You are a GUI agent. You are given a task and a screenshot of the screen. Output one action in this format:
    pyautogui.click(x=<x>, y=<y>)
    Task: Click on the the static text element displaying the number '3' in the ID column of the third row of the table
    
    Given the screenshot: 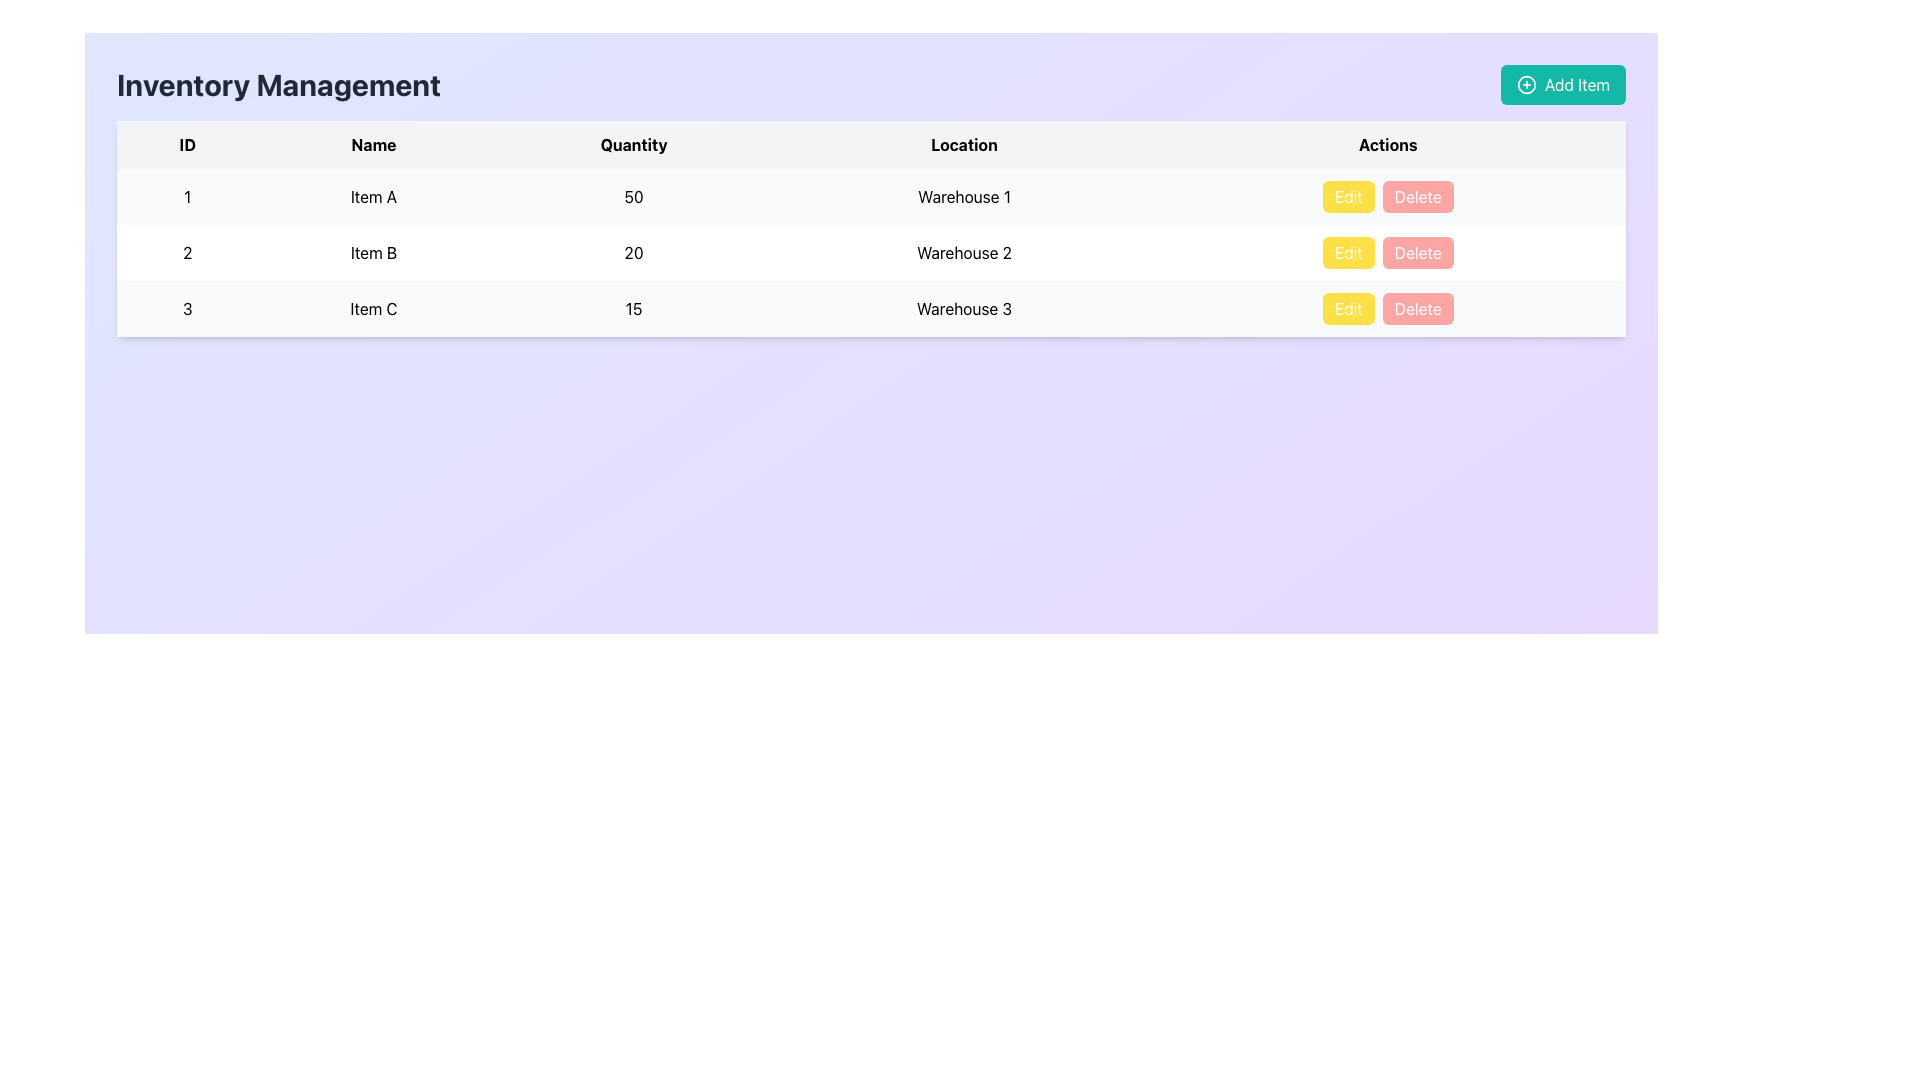 What is the action you would take?
    pyautogui.click(x=187, y=308)
    